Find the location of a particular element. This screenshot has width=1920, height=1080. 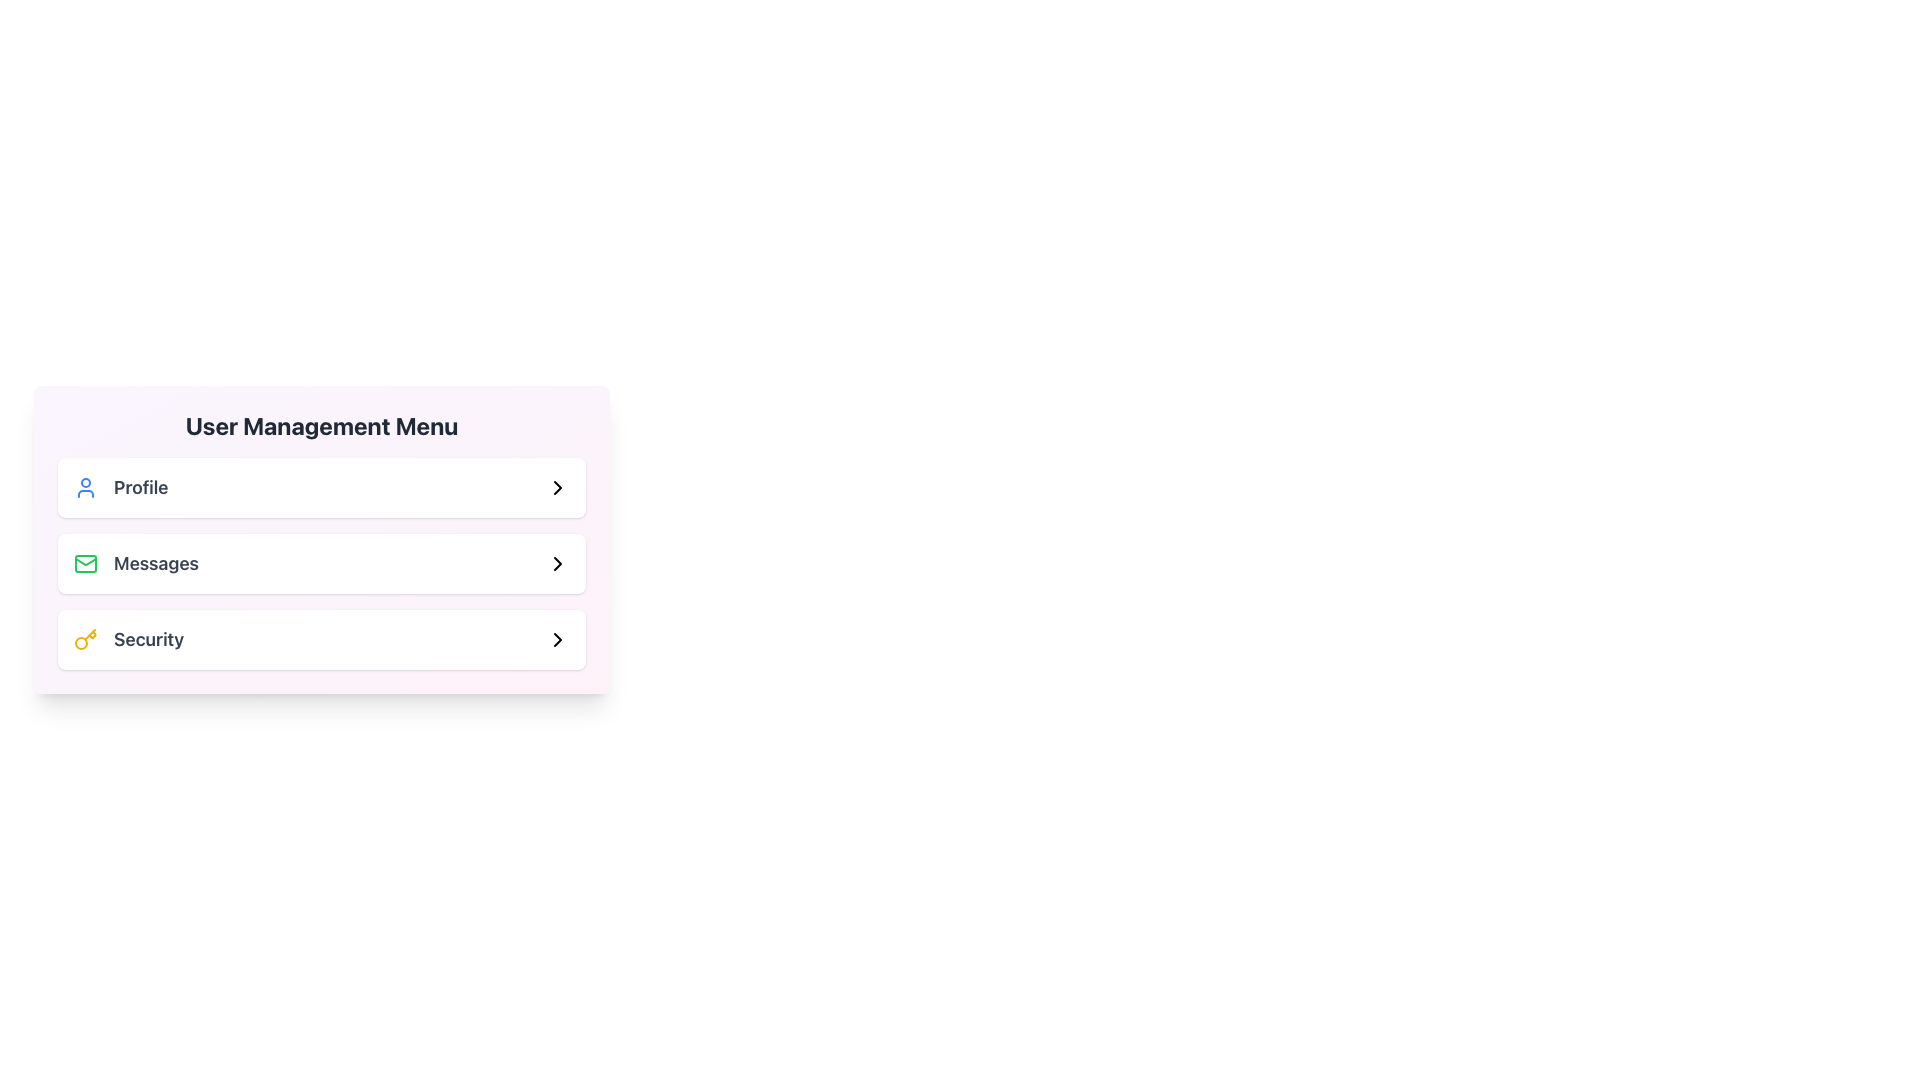

the 'Messages' menu item, which features a green envelope icon and bold dark gray text is located at coordinates (135, 563).